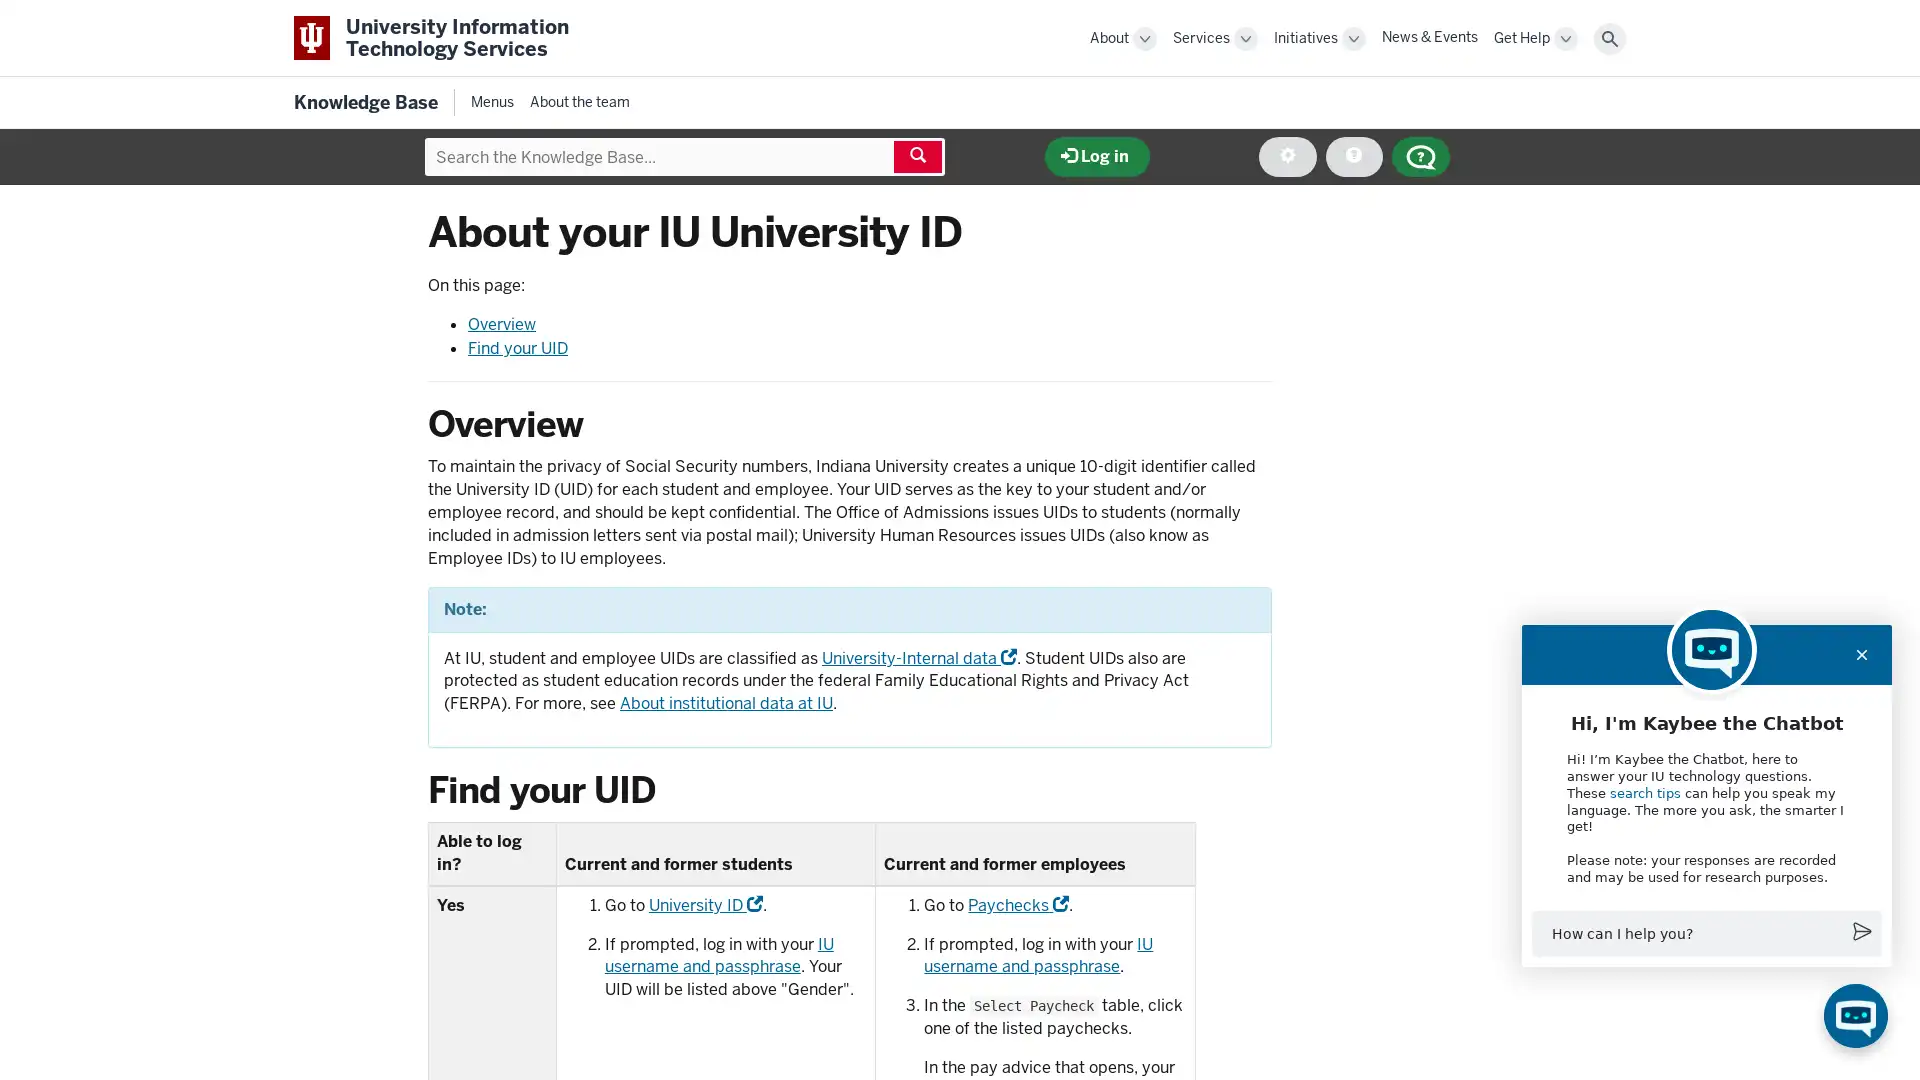 This screenshot has height=1080, width=1920. Describe the element at coordinates (1145, 38) in the screenshot. I see `Toggle About navigation` at that location.